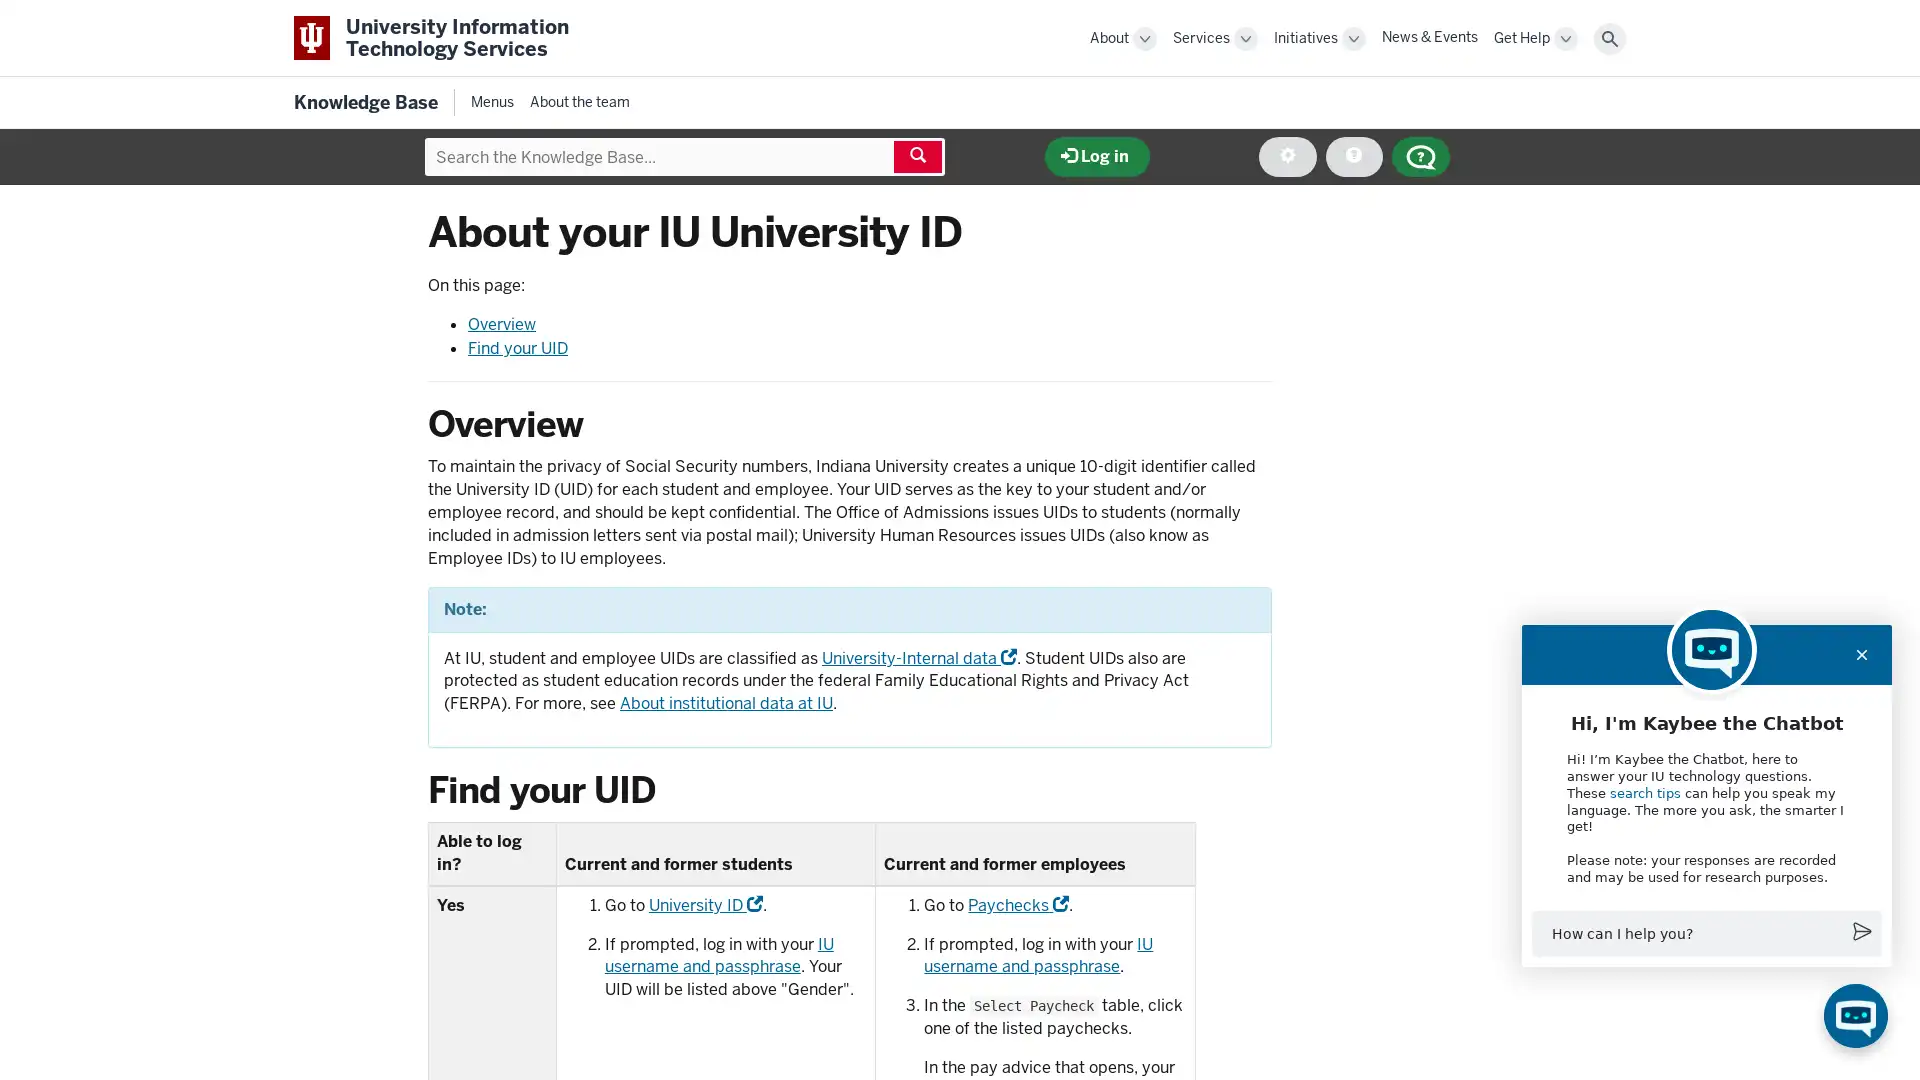 This screenshot has height=1080, width=1920. Describe the element at coordinates (1145, 38) in the screenshot. I see `Toggle About navigation` at that location.